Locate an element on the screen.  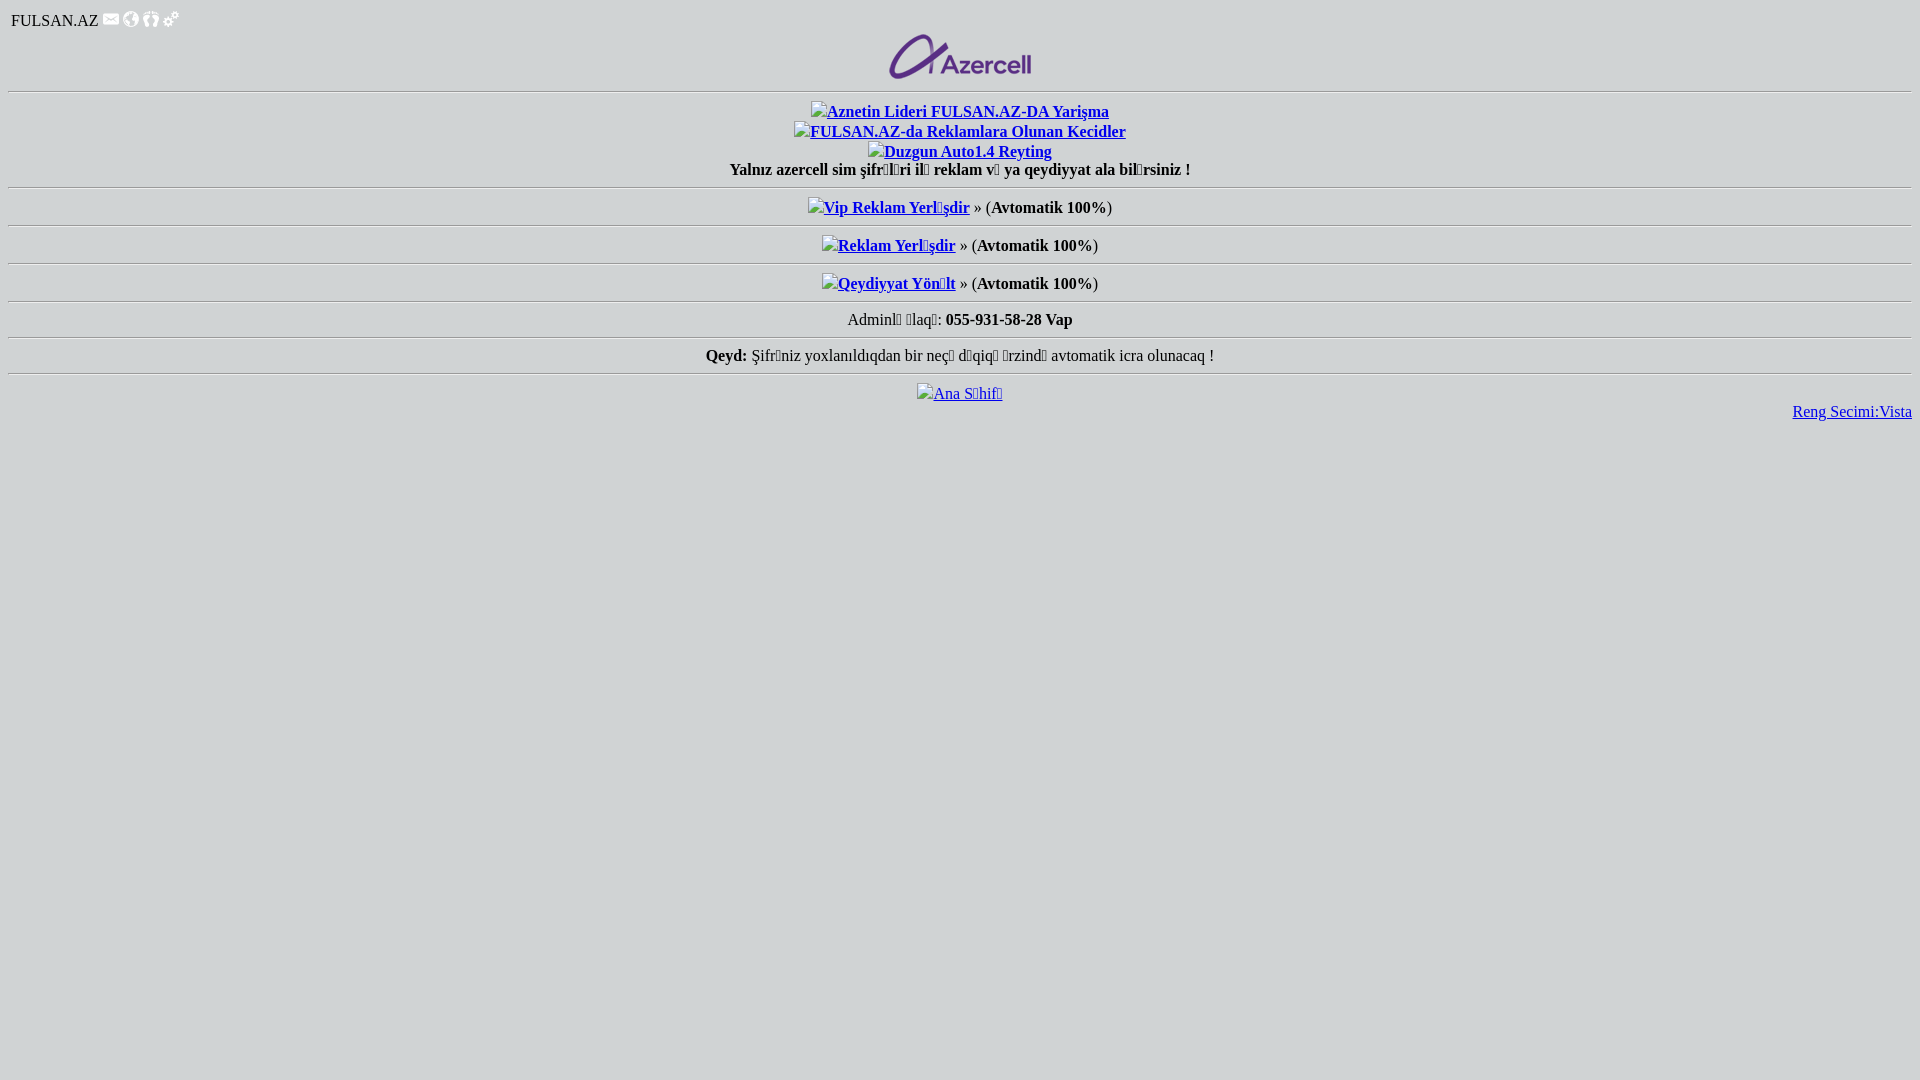
'Mesajlar' is located at coordinates (109, 21).